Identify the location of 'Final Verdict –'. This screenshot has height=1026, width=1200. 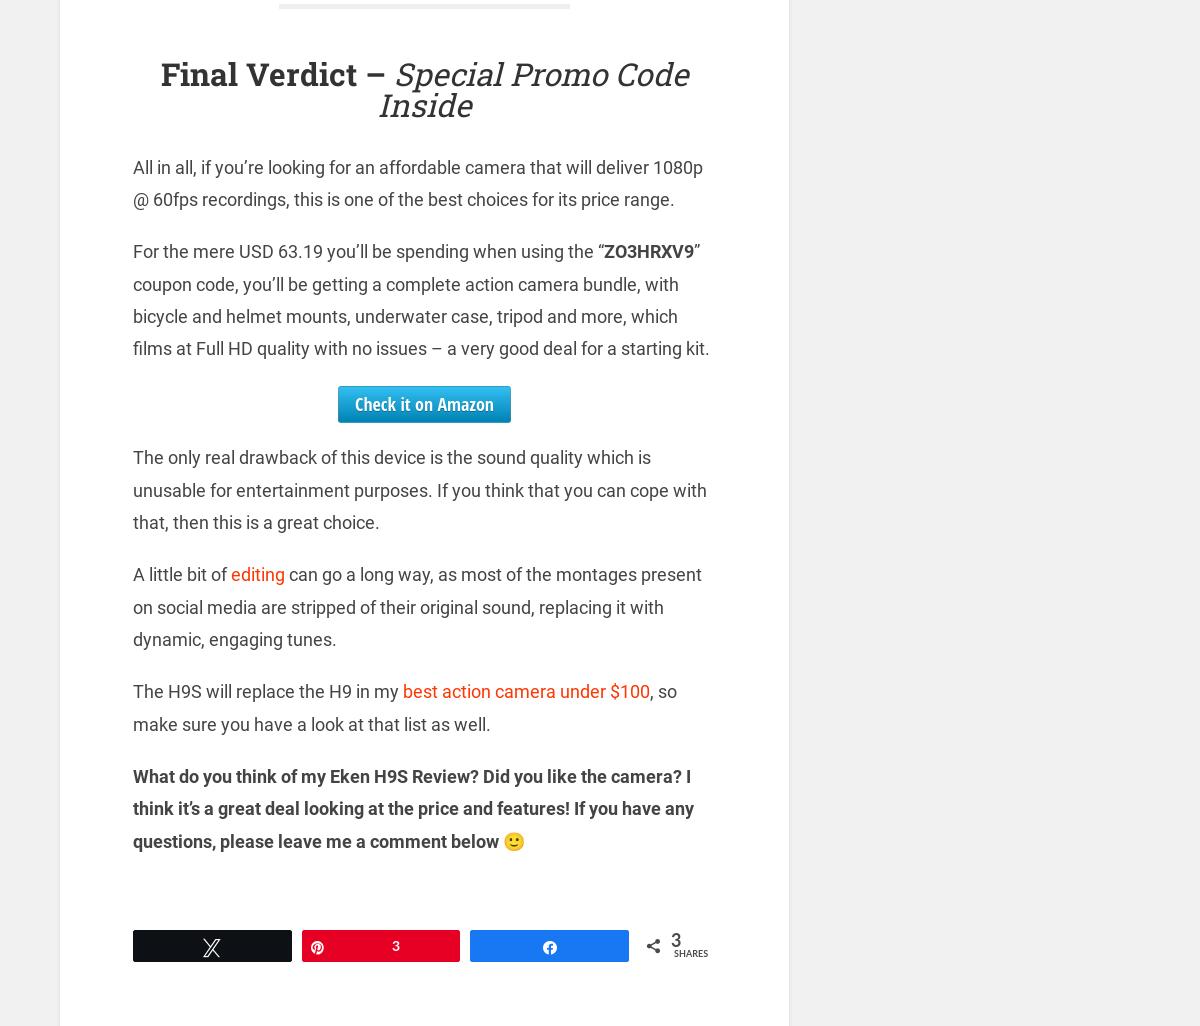
(276, 72).